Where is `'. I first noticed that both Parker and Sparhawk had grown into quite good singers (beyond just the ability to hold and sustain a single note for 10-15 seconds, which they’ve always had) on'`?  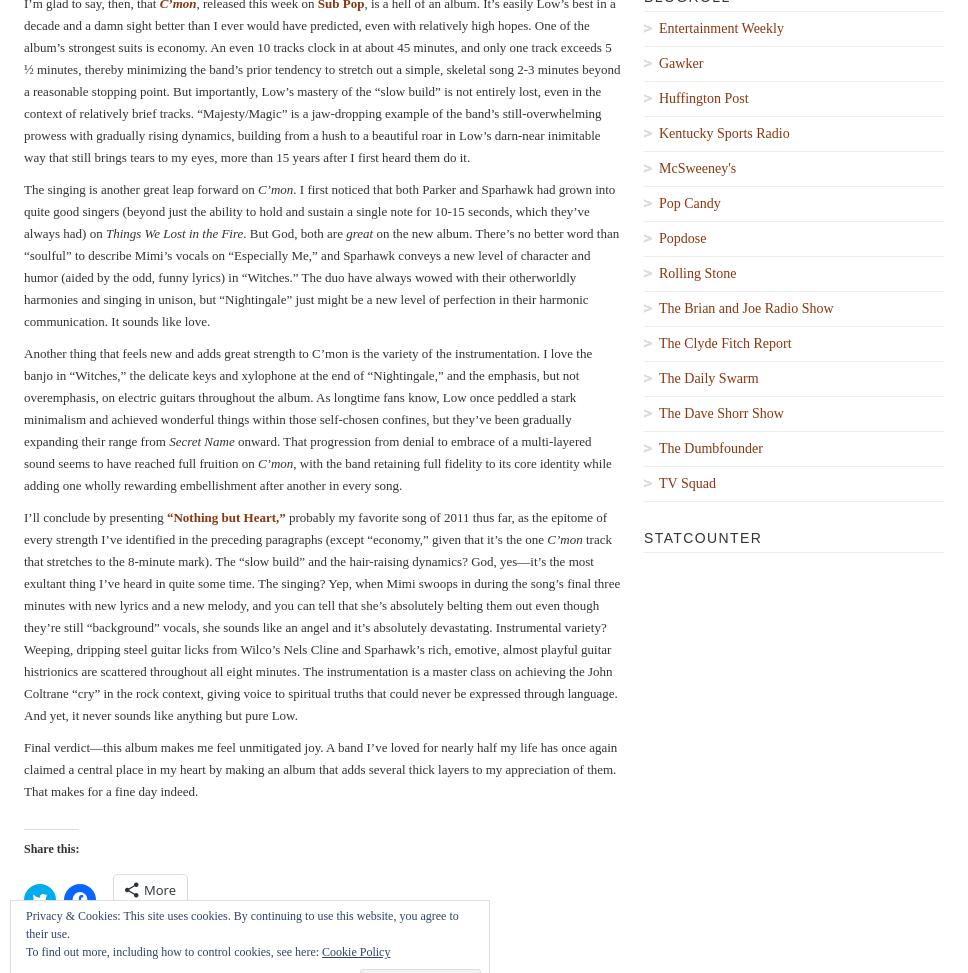
'. I first noticed that both Parker and Sparhawk had grown into quite good singers (beyond just the ability to hold and sustain a single note for 10-15 seconds, which they’ve always had) on' is located at coordinates (318, 209).